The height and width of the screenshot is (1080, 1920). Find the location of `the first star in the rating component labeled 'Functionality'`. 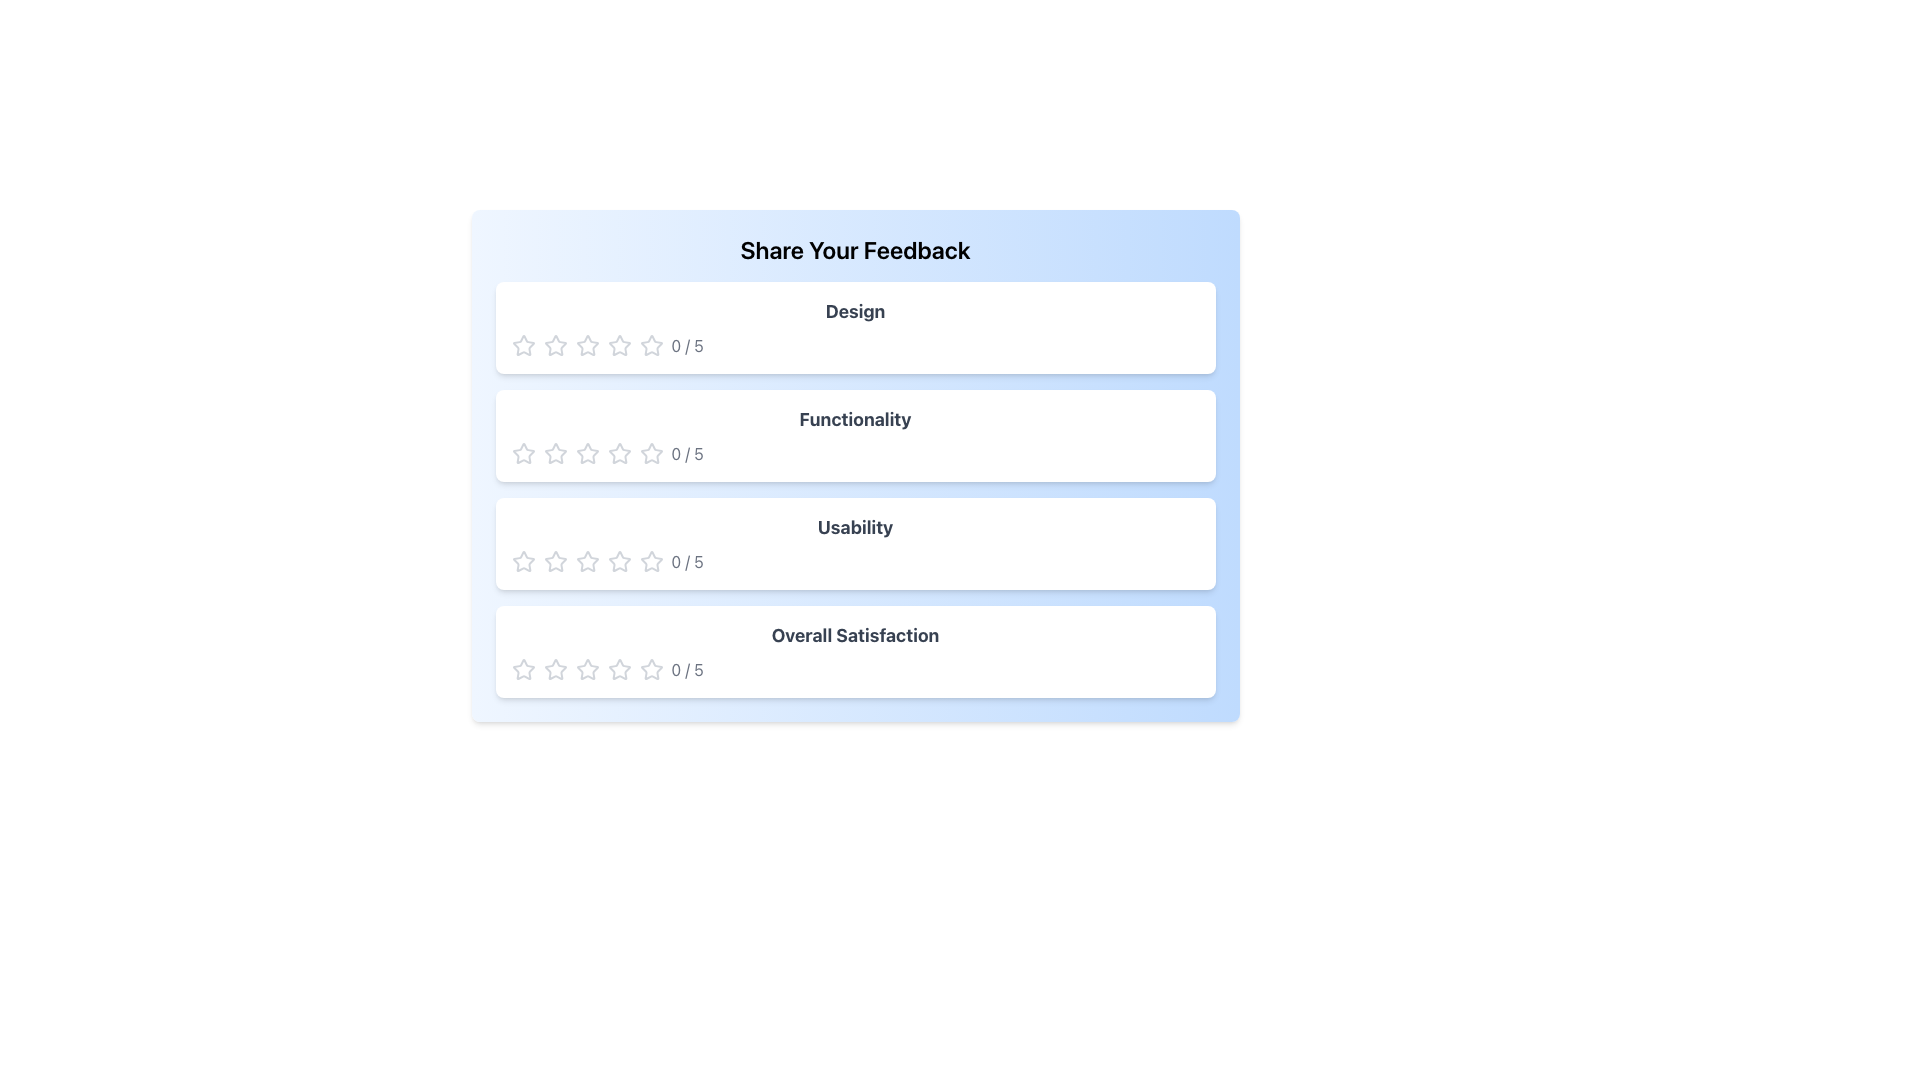

the first star in the rating component labeled 'Functionality' is located at coordinates (523, 454).